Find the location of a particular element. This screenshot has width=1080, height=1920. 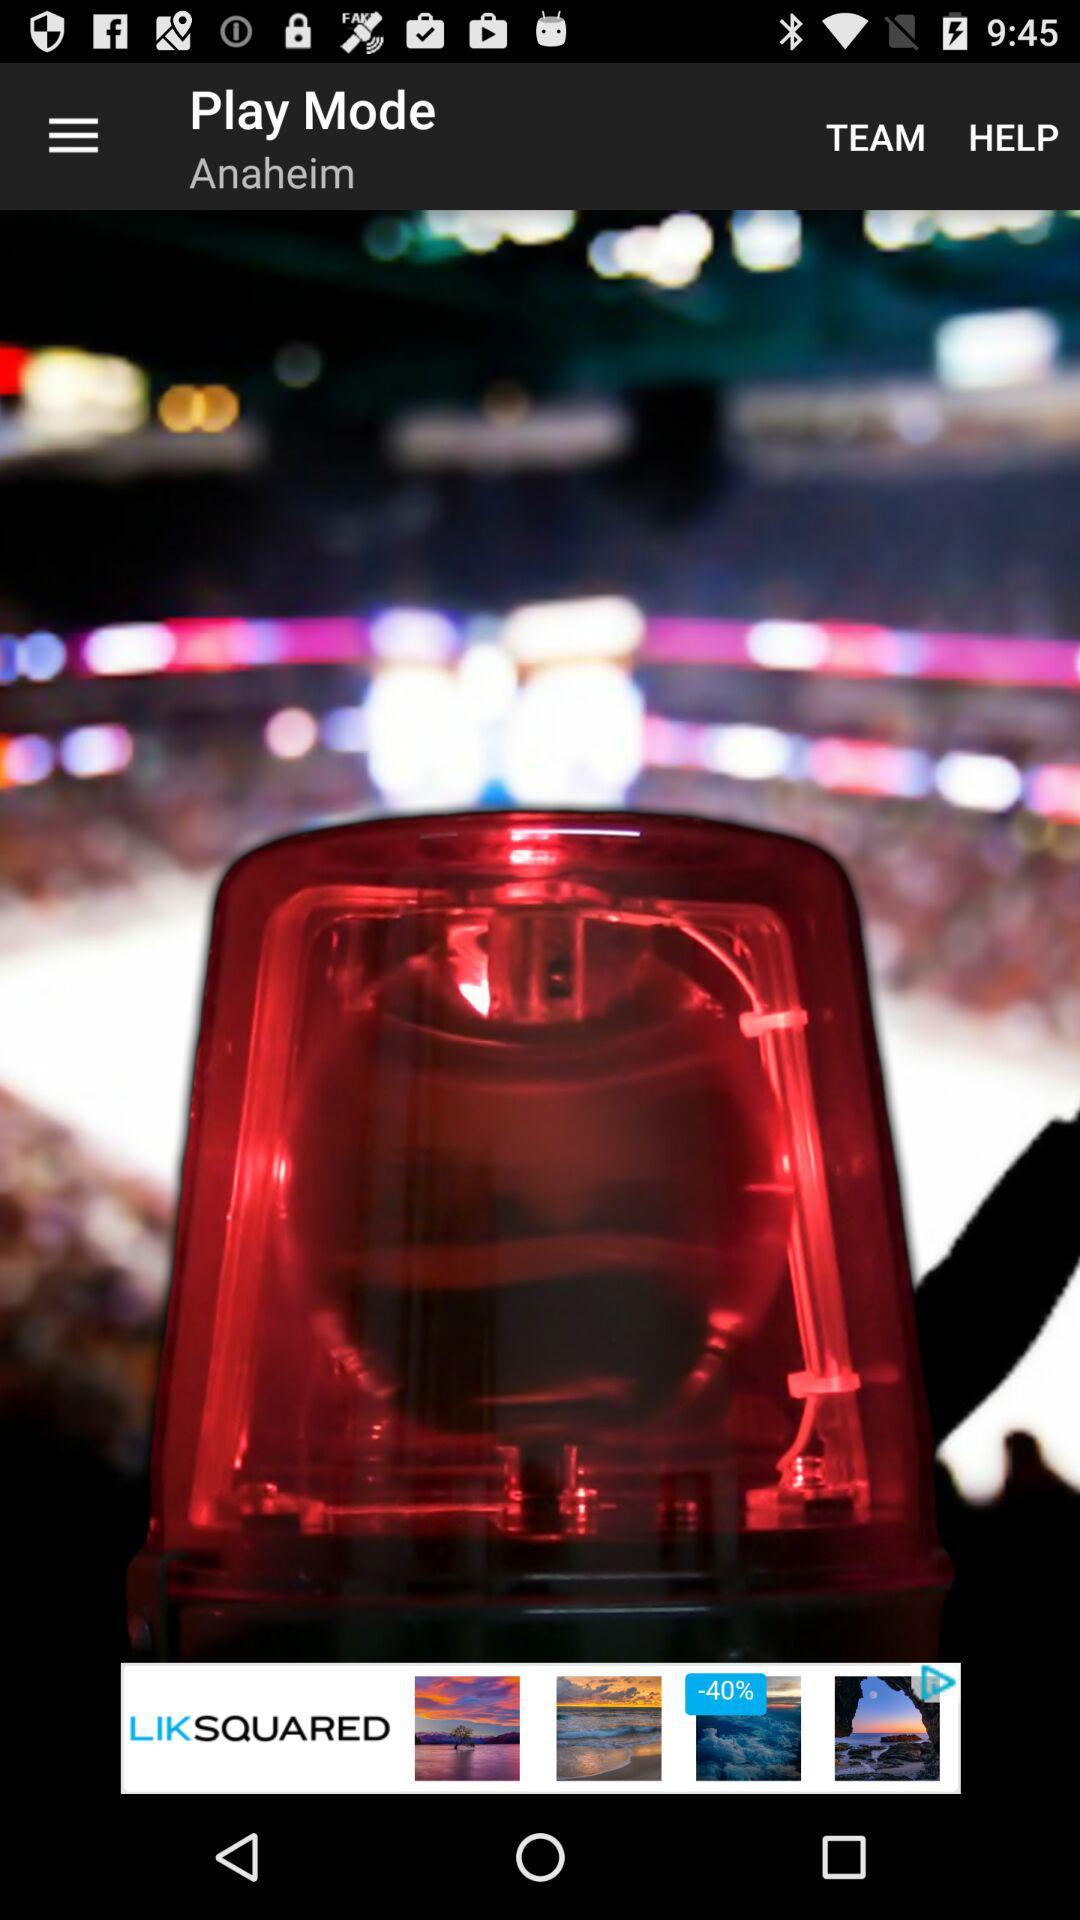

item to the right of the team is located at coordinates (1013, 135).